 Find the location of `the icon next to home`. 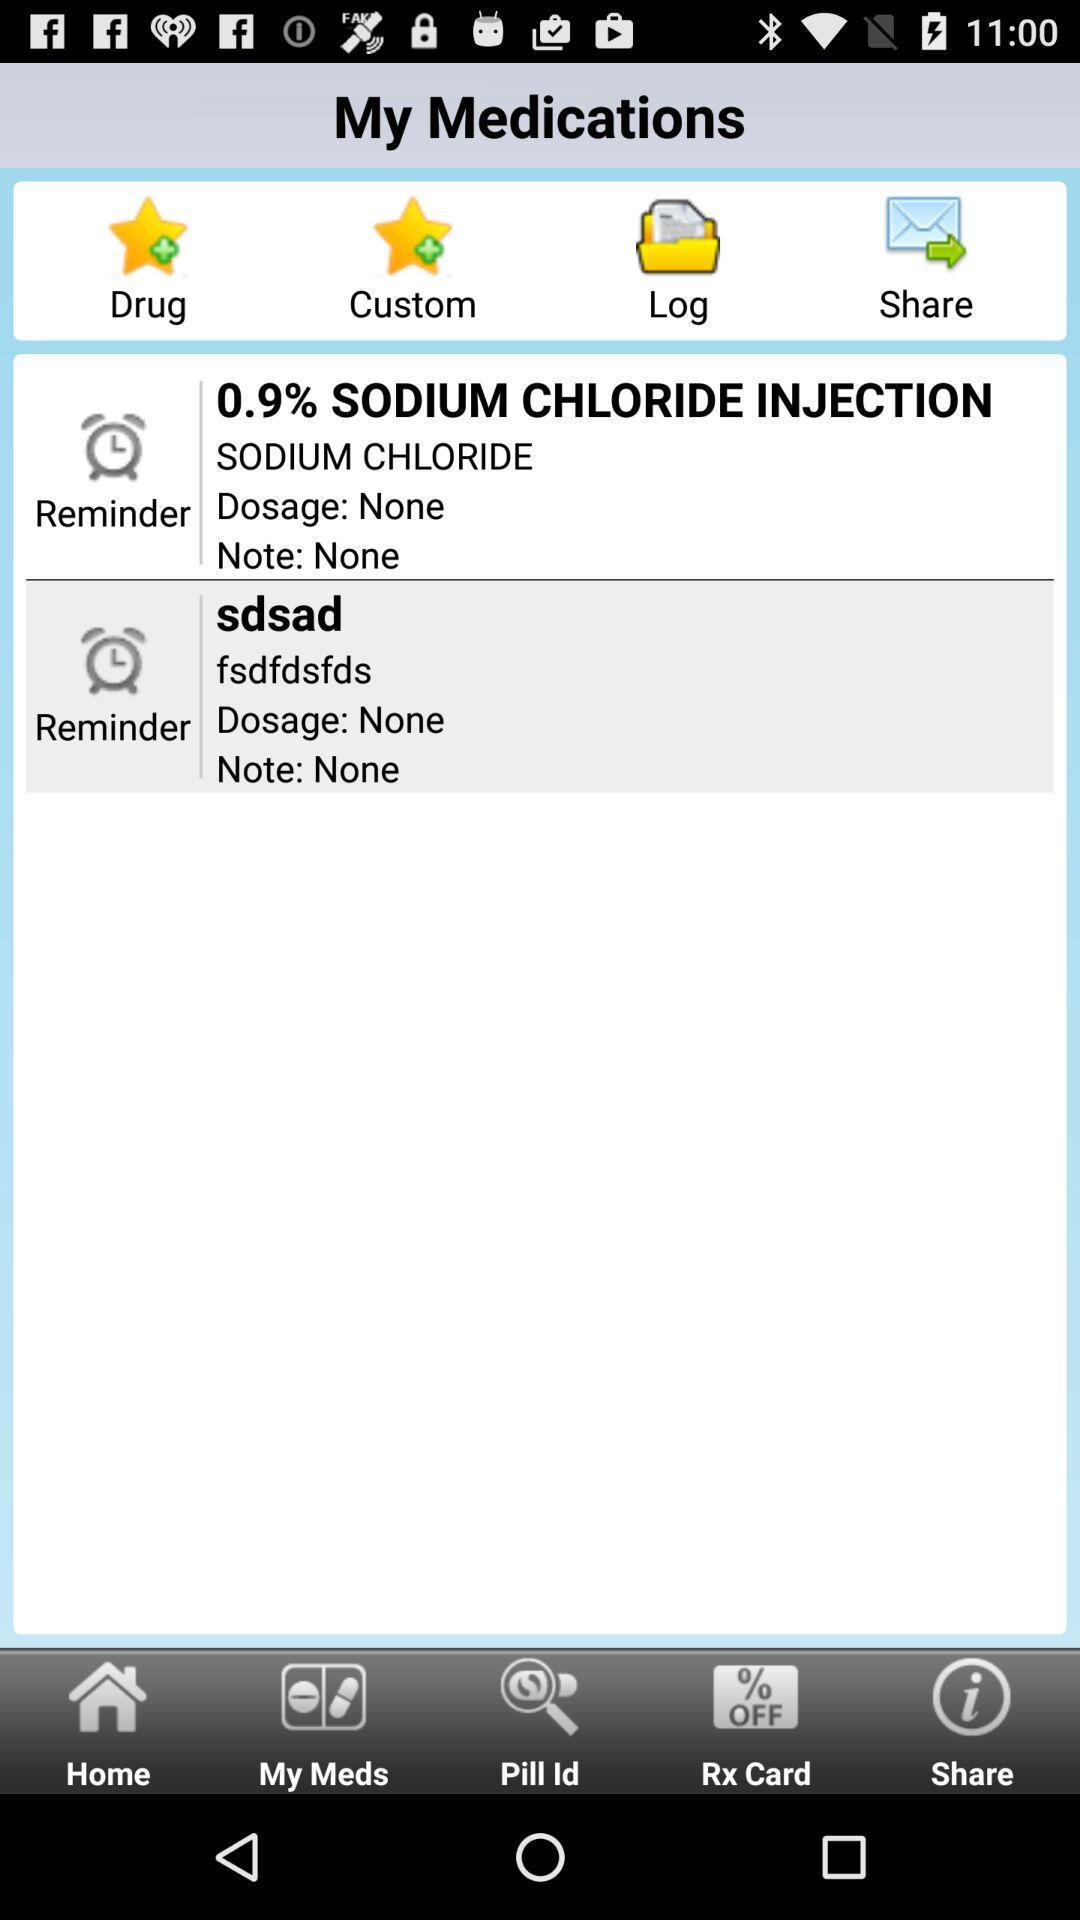

the icon next to home is located at coordinates (323, 1719).